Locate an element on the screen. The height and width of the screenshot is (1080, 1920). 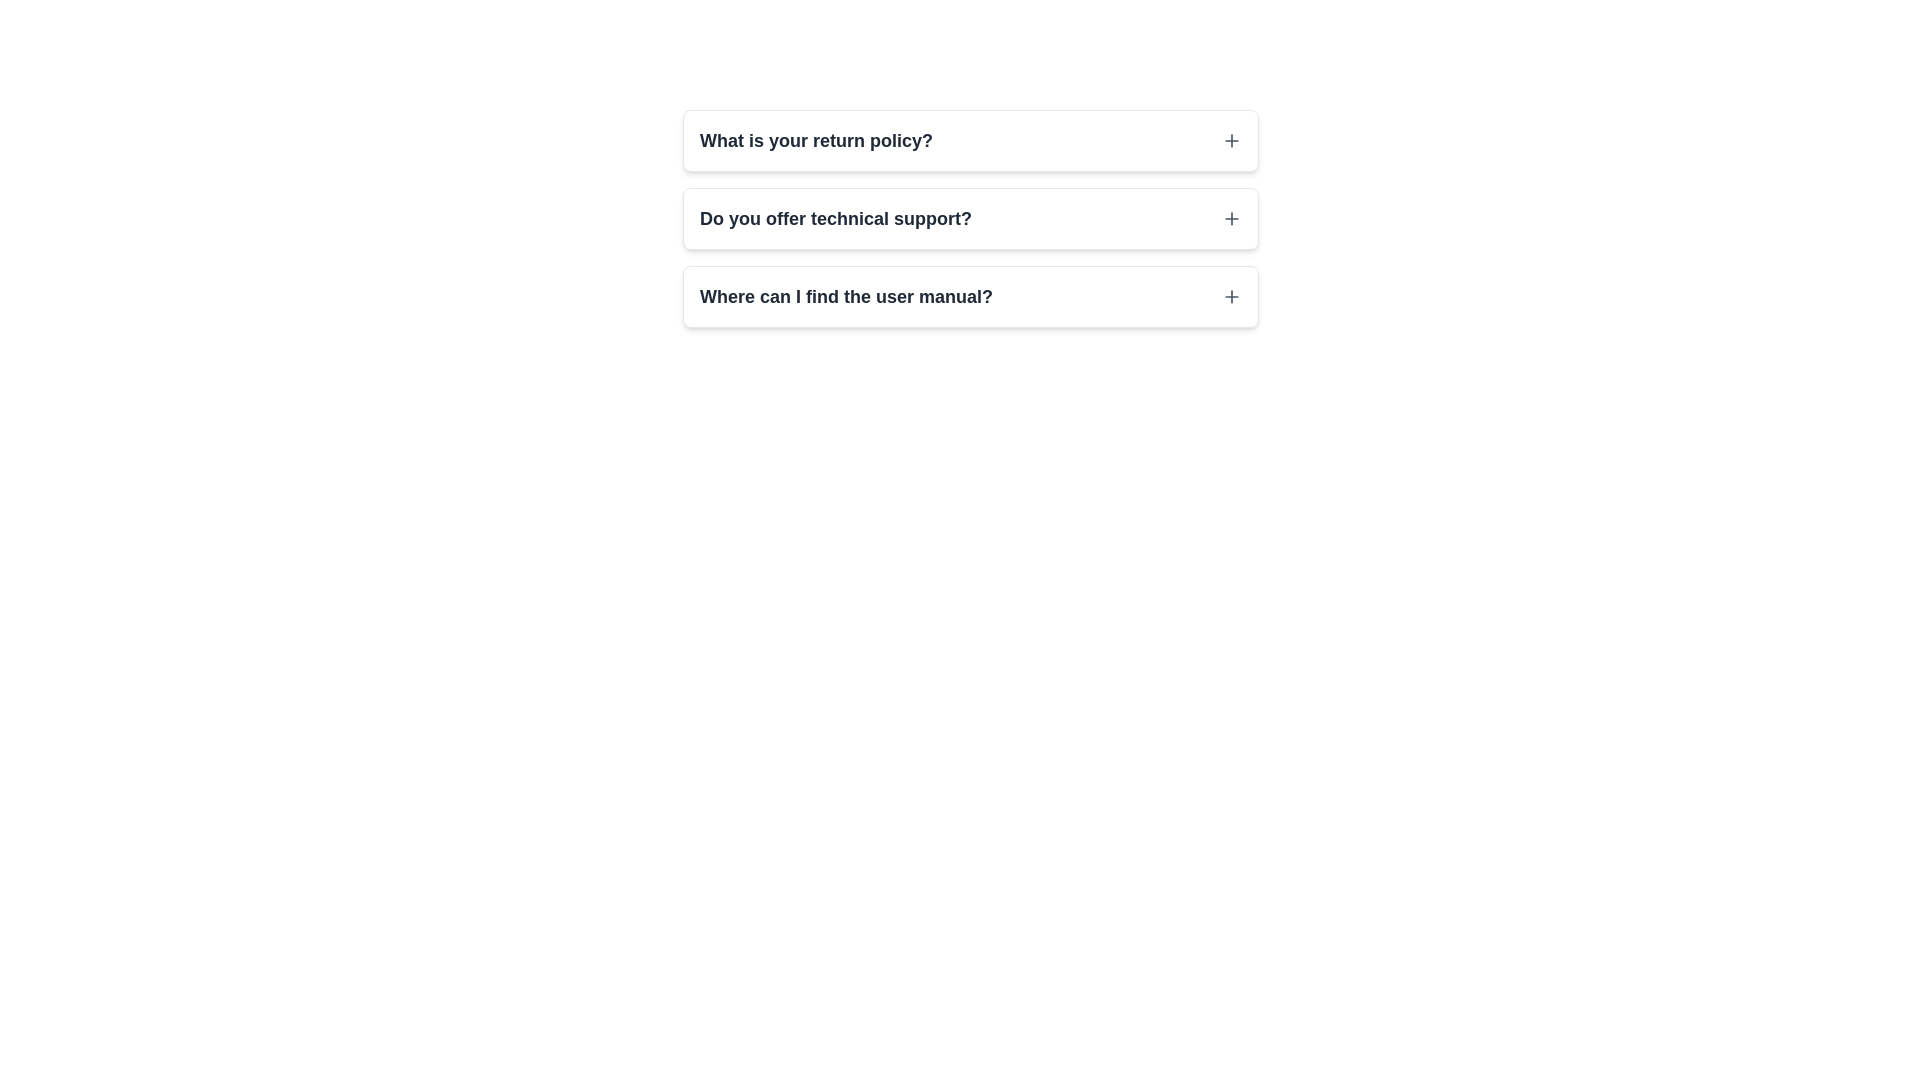
the text label displaying 'Where can I find the user manual?' for accessibility navigation is located at coordinates (846, 297).